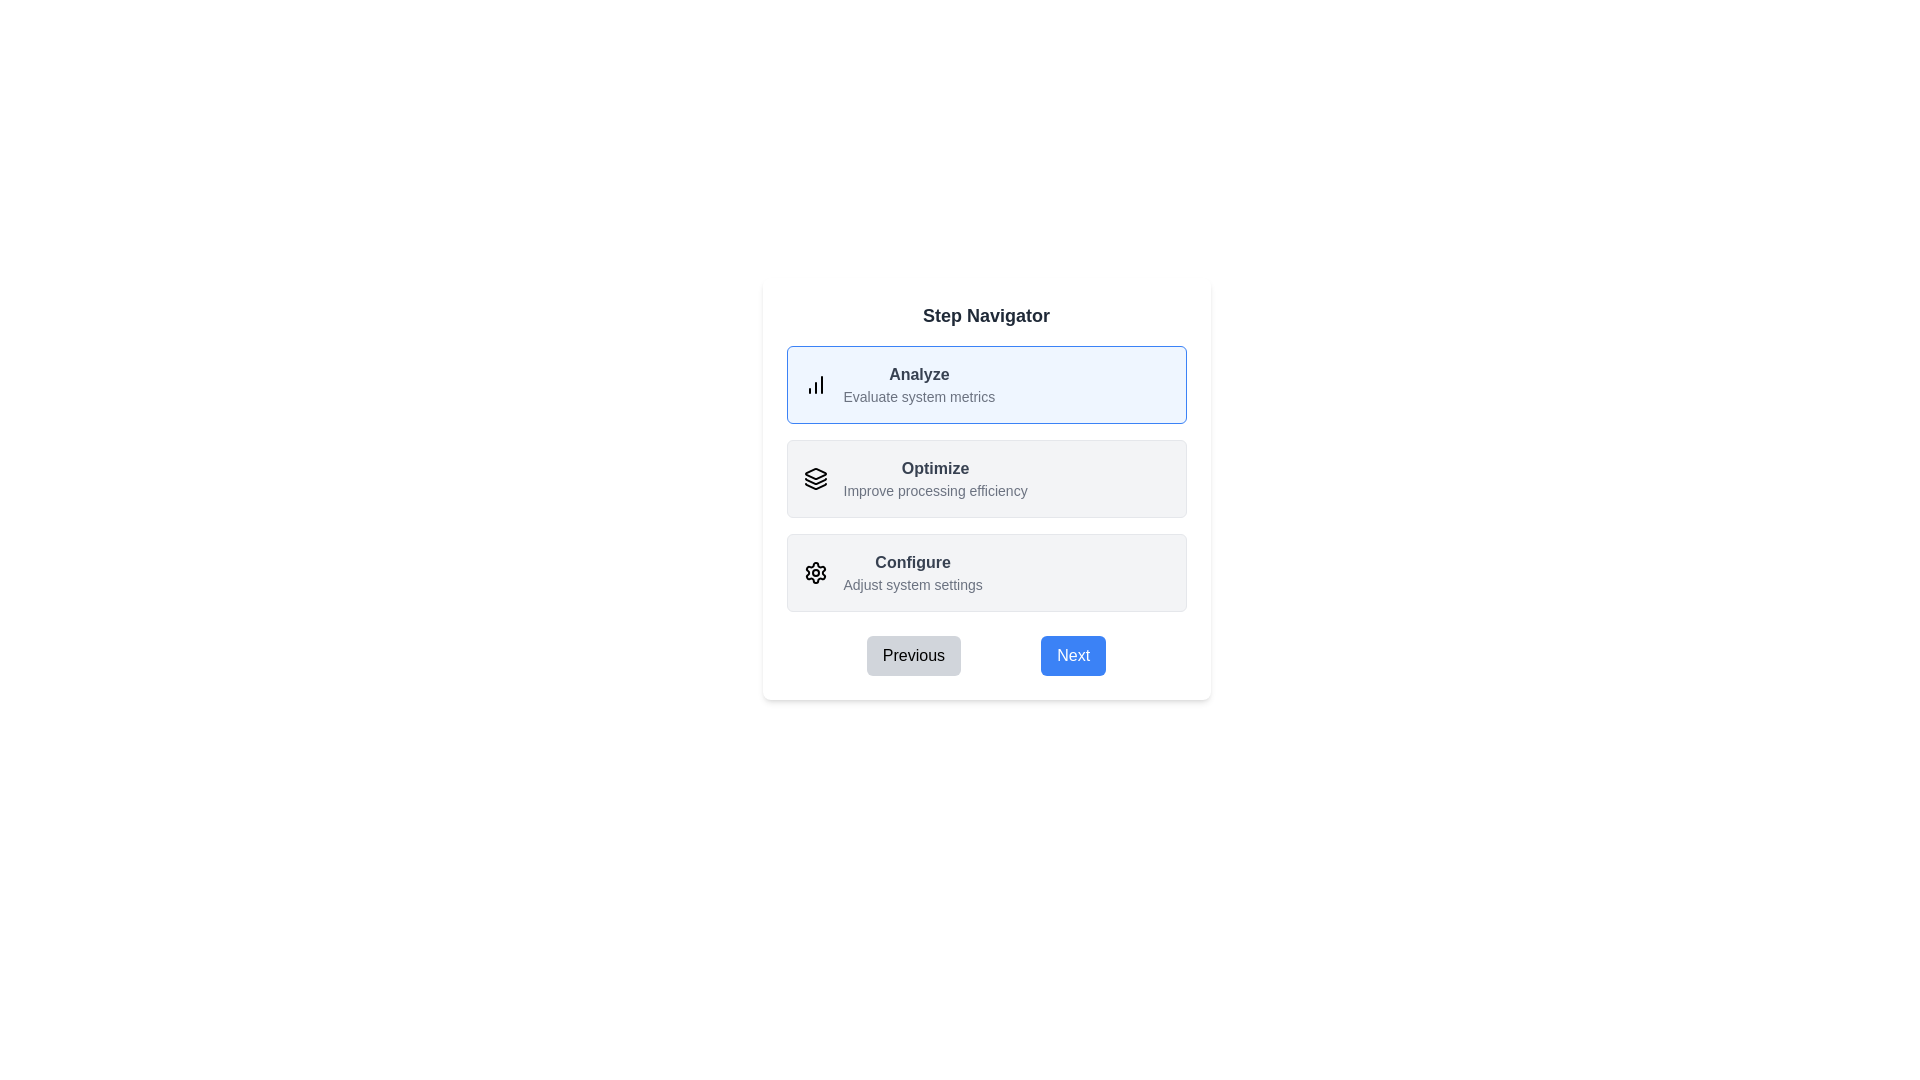 The width and height of the screenshot is (1920, 1080). What do you see at coordinates (934, 469) in the screenshot?
I see `the 'Optimize' text label, which is a bold header in the step navigation interface, positioned above the description text 'Improve processing efficiency'` at bounding box center [934, 469].